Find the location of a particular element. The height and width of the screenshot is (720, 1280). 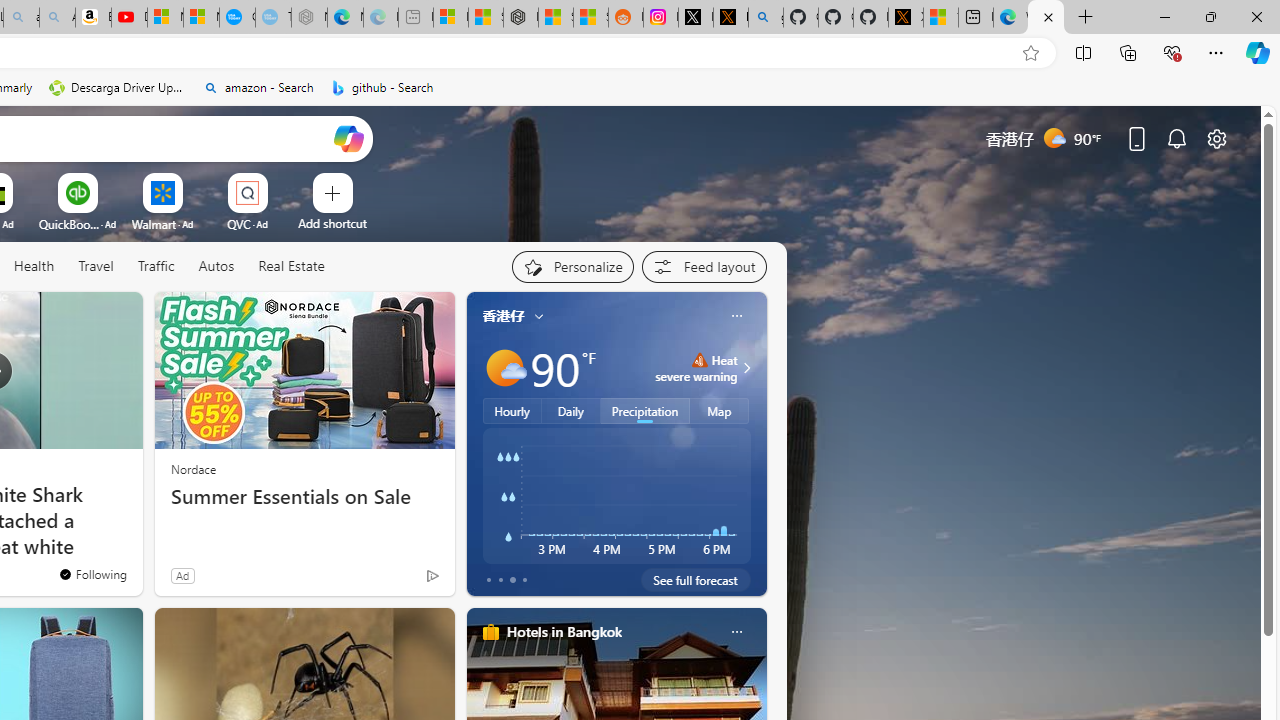

'Click to see more information' is located at coordinates (743, 367).